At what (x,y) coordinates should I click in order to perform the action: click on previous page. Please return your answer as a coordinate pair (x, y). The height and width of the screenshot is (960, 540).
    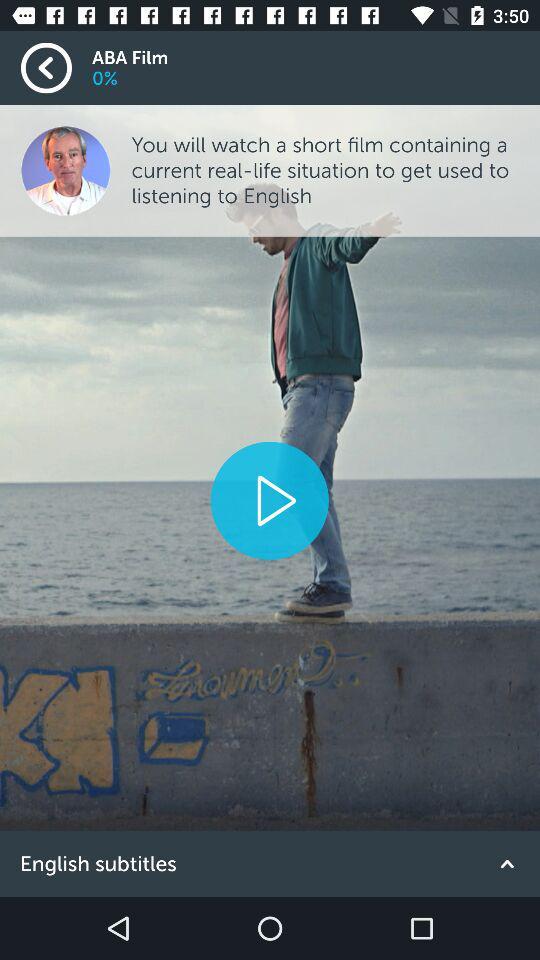
    Looking at the image, I should click on (56, 68).